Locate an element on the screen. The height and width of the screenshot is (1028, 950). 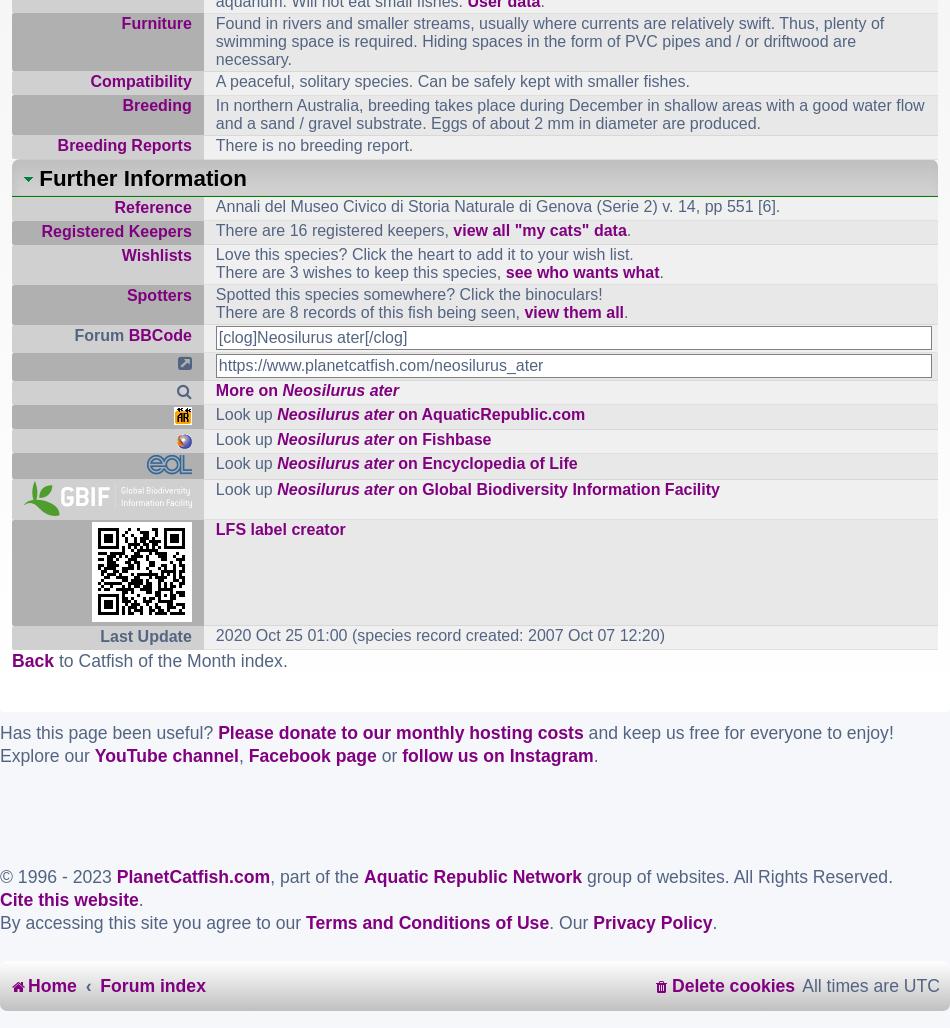
'There is no breeding report.' is located at coordinates (312, 144).